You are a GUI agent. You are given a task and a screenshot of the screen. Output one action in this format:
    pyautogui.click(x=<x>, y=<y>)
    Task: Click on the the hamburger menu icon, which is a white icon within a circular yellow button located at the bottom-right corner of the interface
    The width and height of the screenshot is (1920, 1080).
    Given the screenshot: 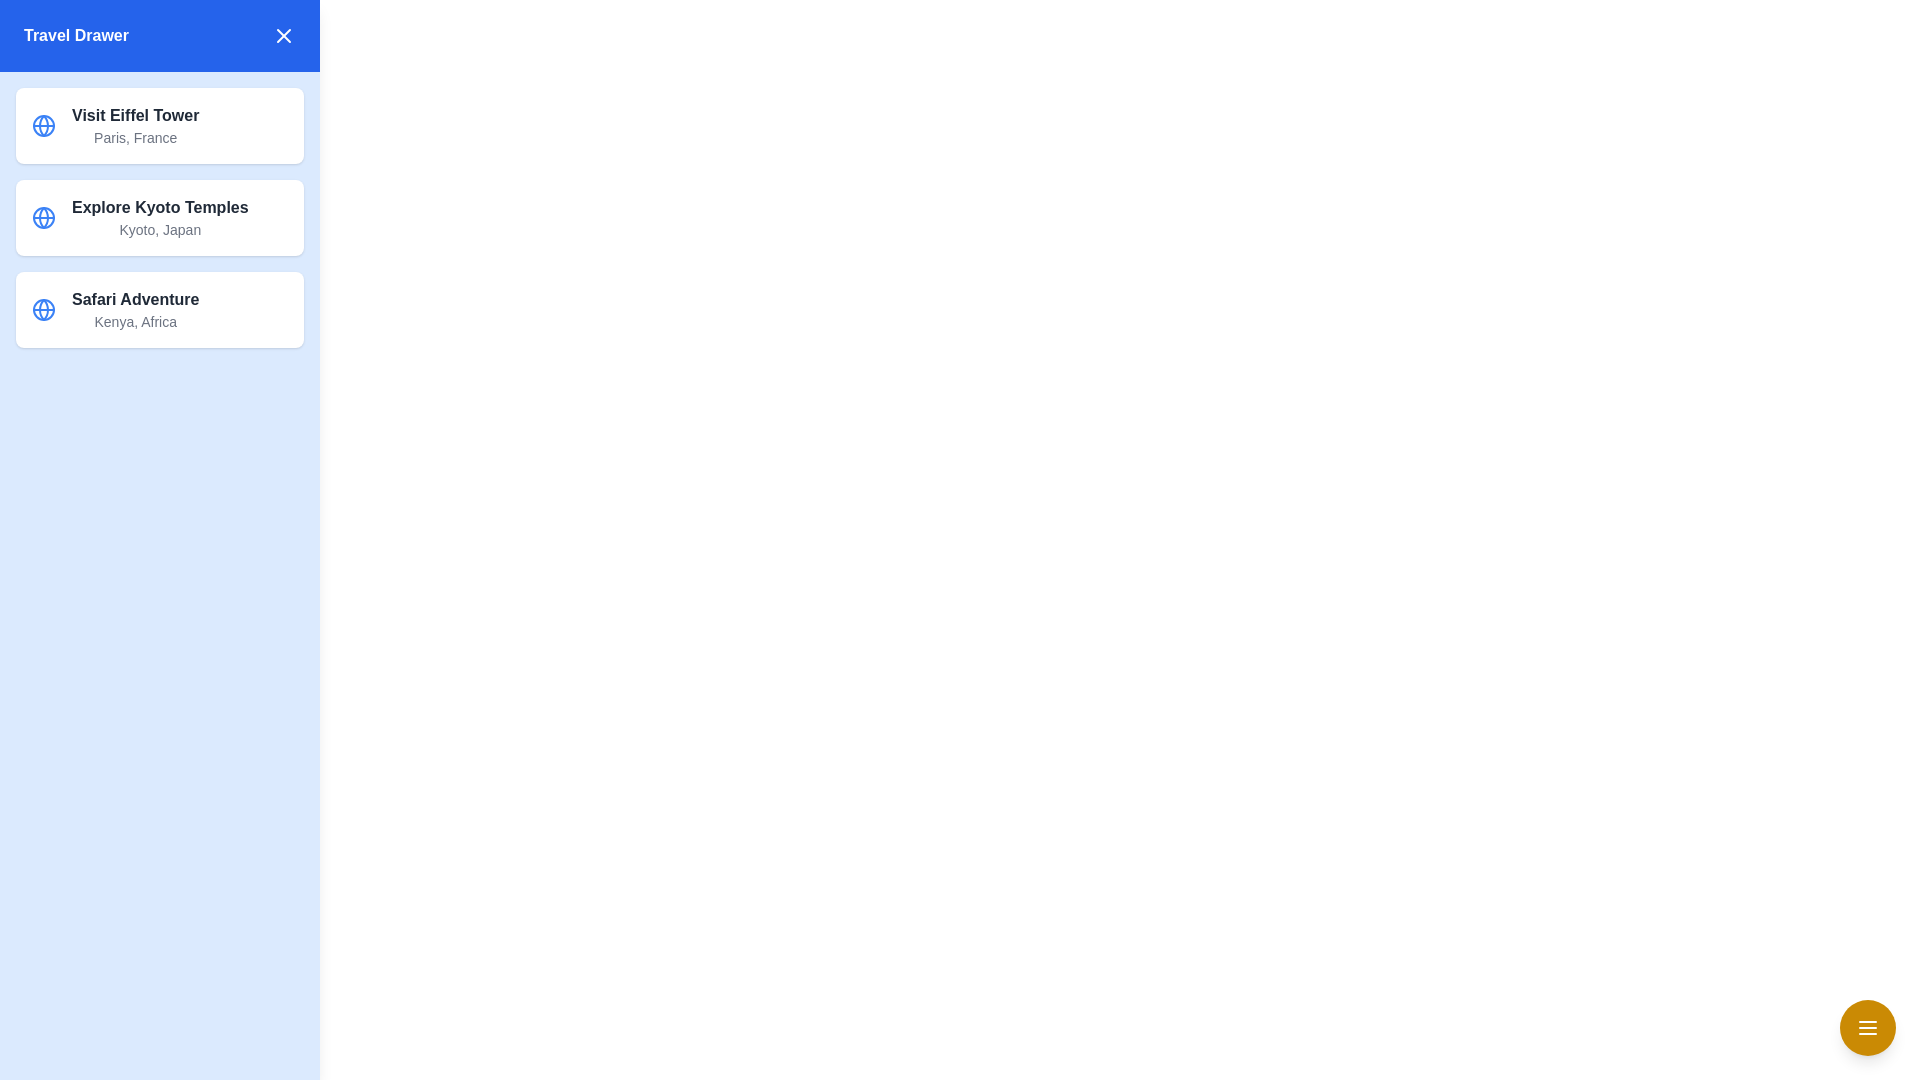 What is the action you would take?
    pyautogui.click(x=1866, y=1028)
    